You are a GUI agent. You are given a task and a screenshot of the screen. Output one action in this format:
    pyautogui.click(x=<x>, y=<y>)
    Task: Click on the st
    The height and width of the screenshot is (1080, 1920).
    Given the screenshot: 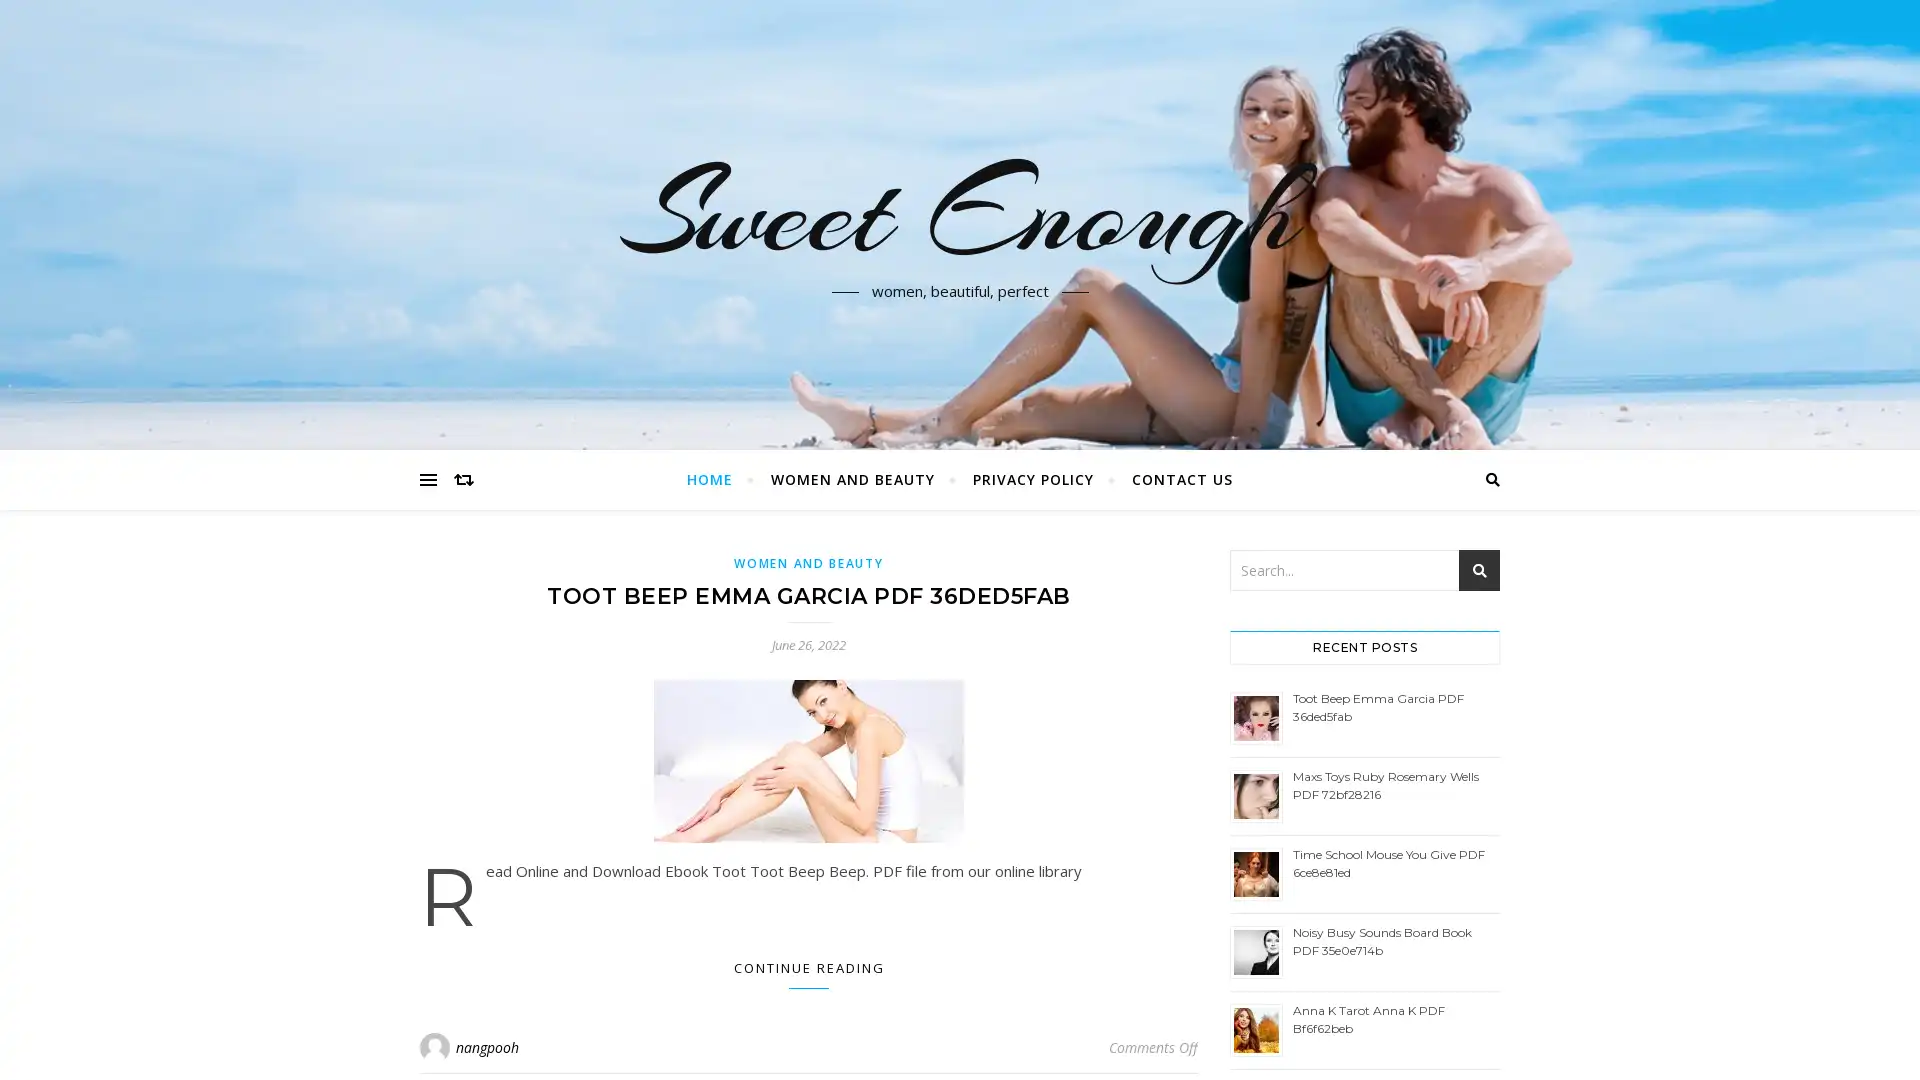 What is the action you would take?
    pyautogui.click(x=1479, y=570)
    